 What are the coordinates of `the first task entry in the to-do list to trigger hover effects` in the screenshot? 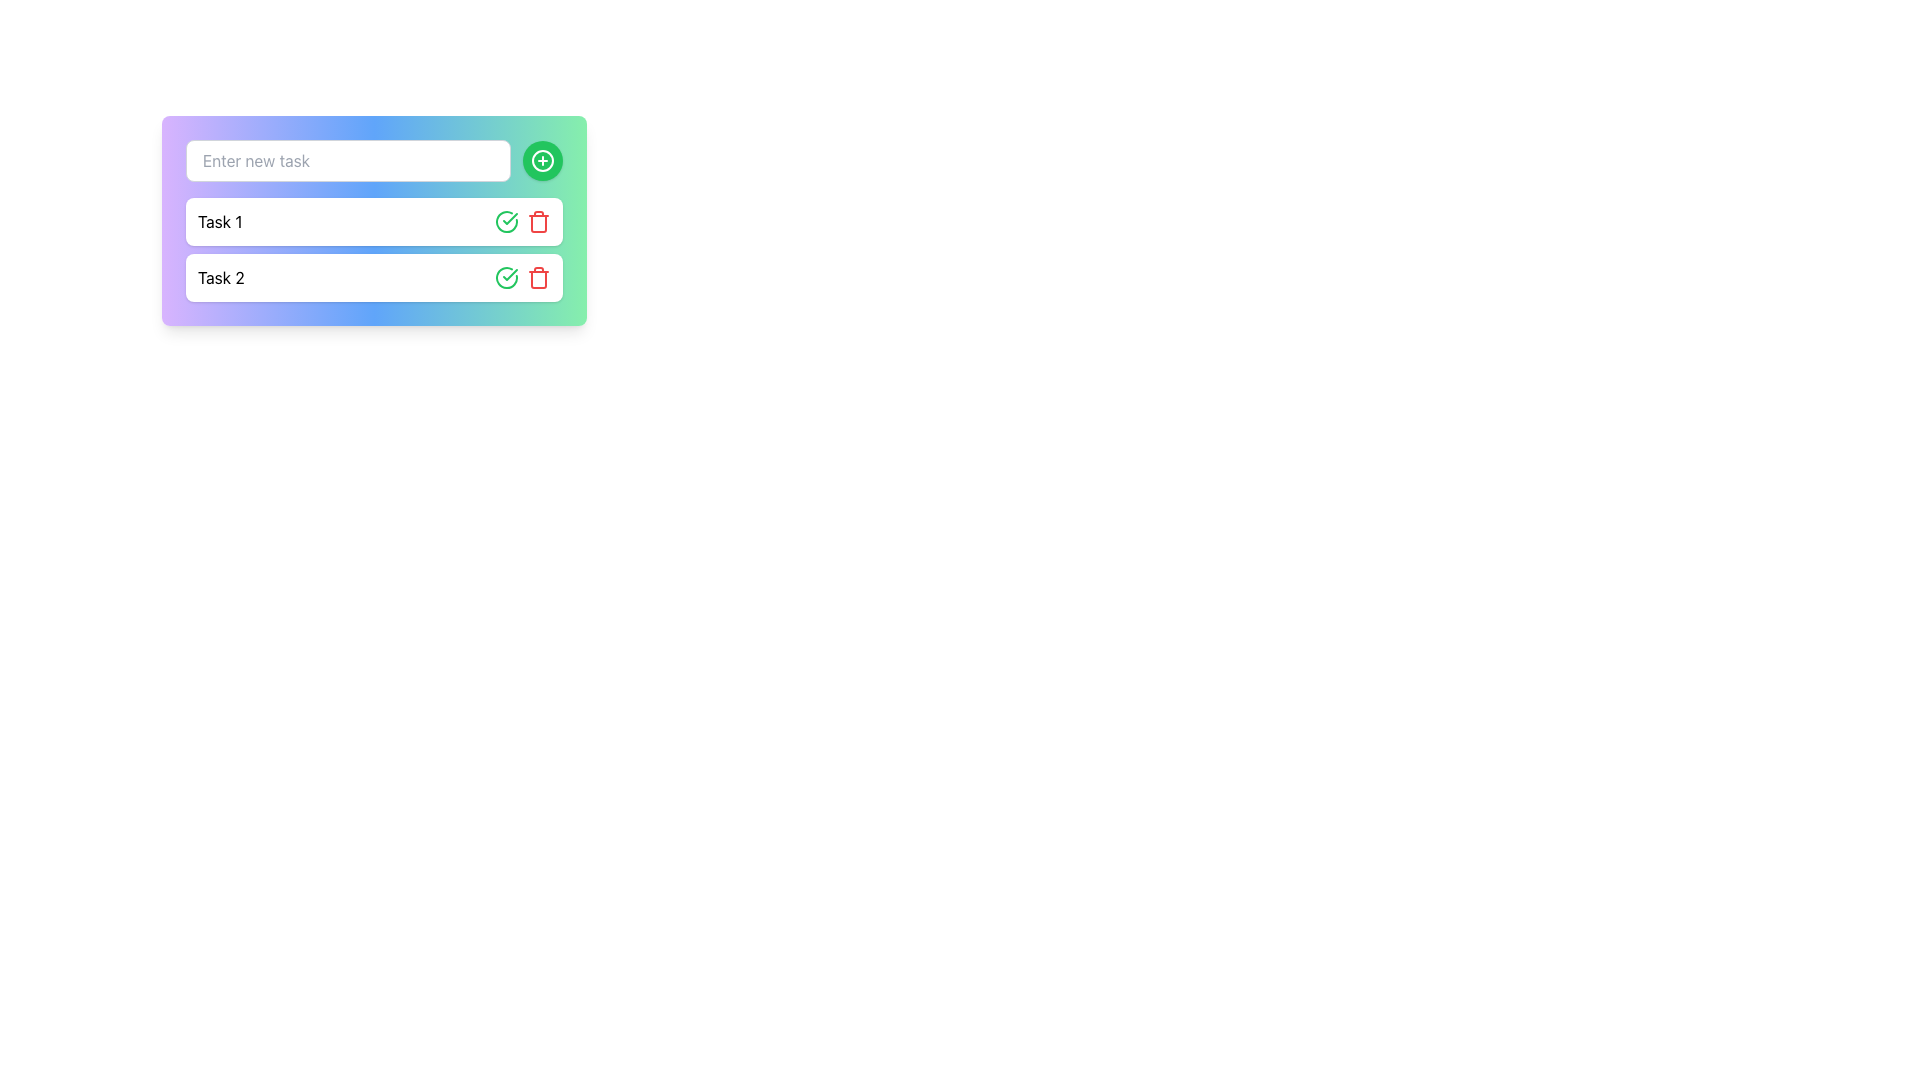 It's located at (374, 222).